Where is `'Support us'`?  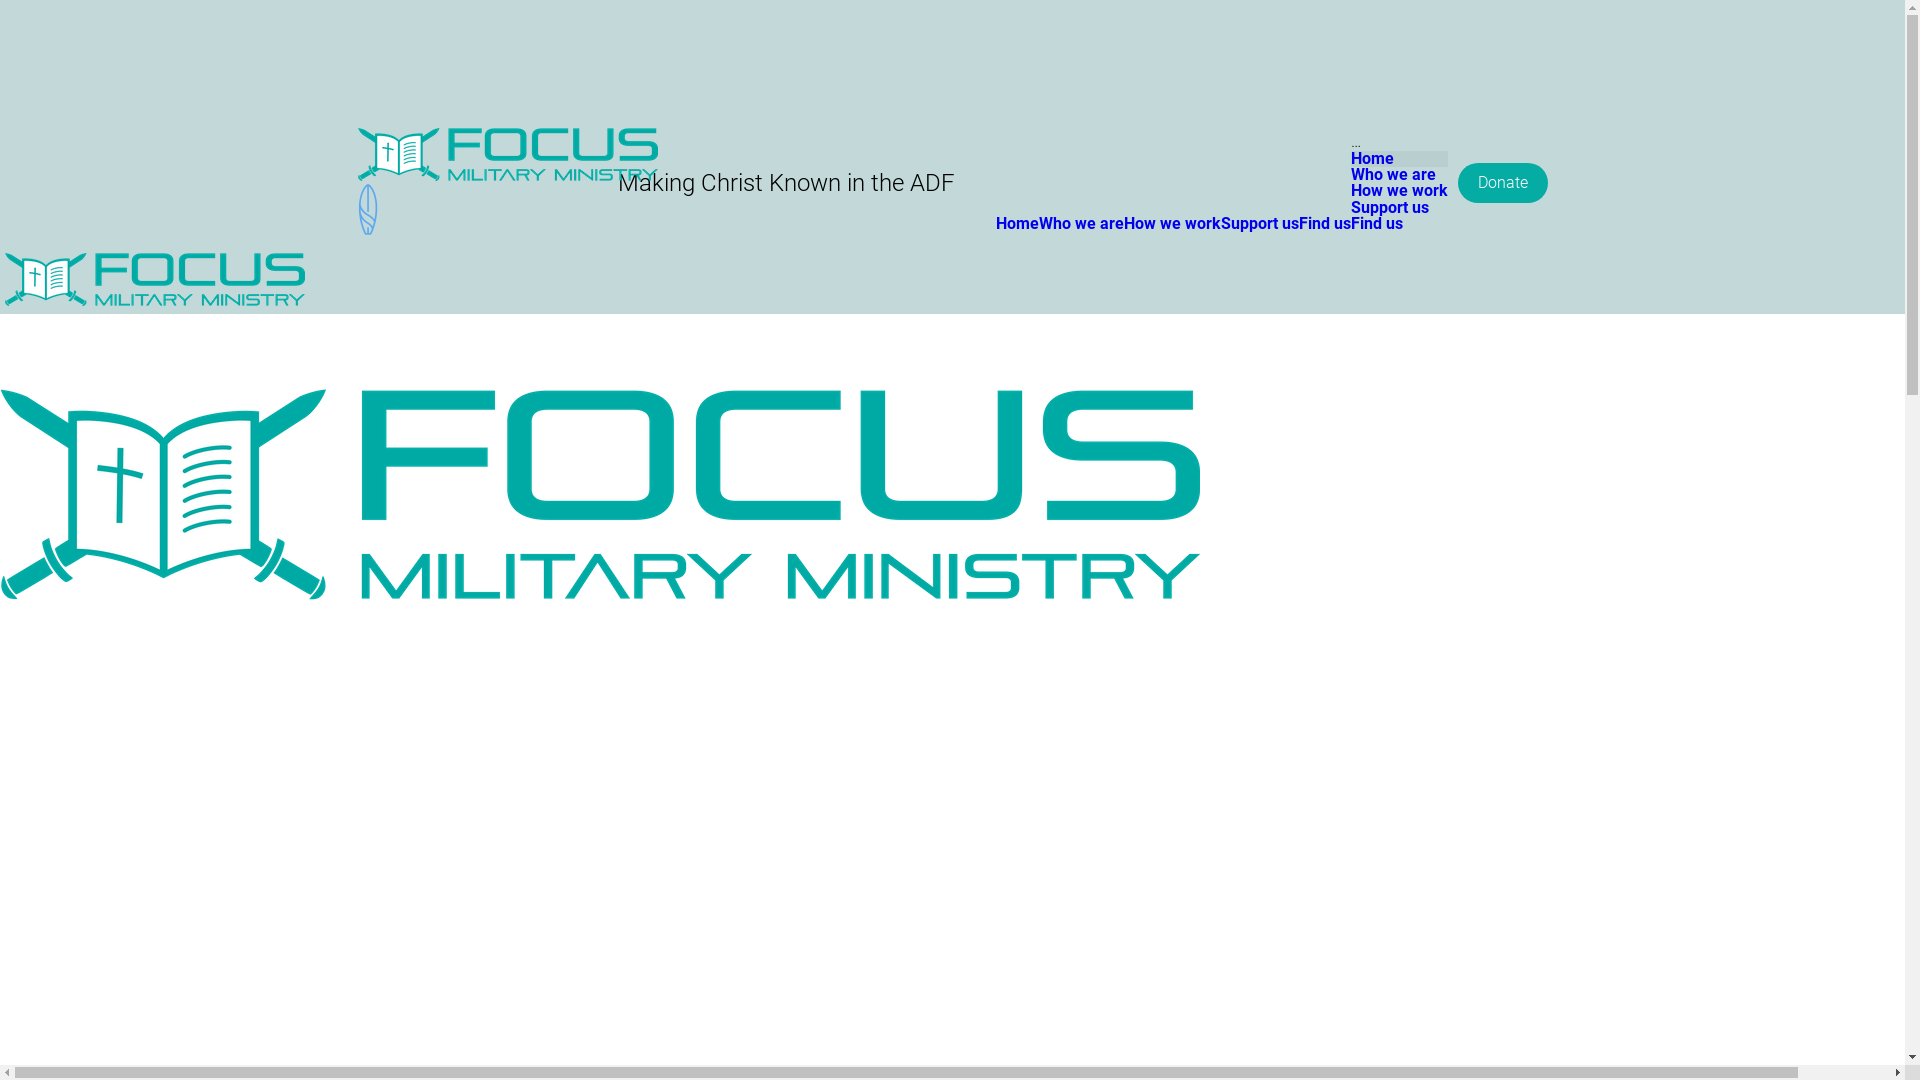 'Support us' is located at coordinates (1349, 207).